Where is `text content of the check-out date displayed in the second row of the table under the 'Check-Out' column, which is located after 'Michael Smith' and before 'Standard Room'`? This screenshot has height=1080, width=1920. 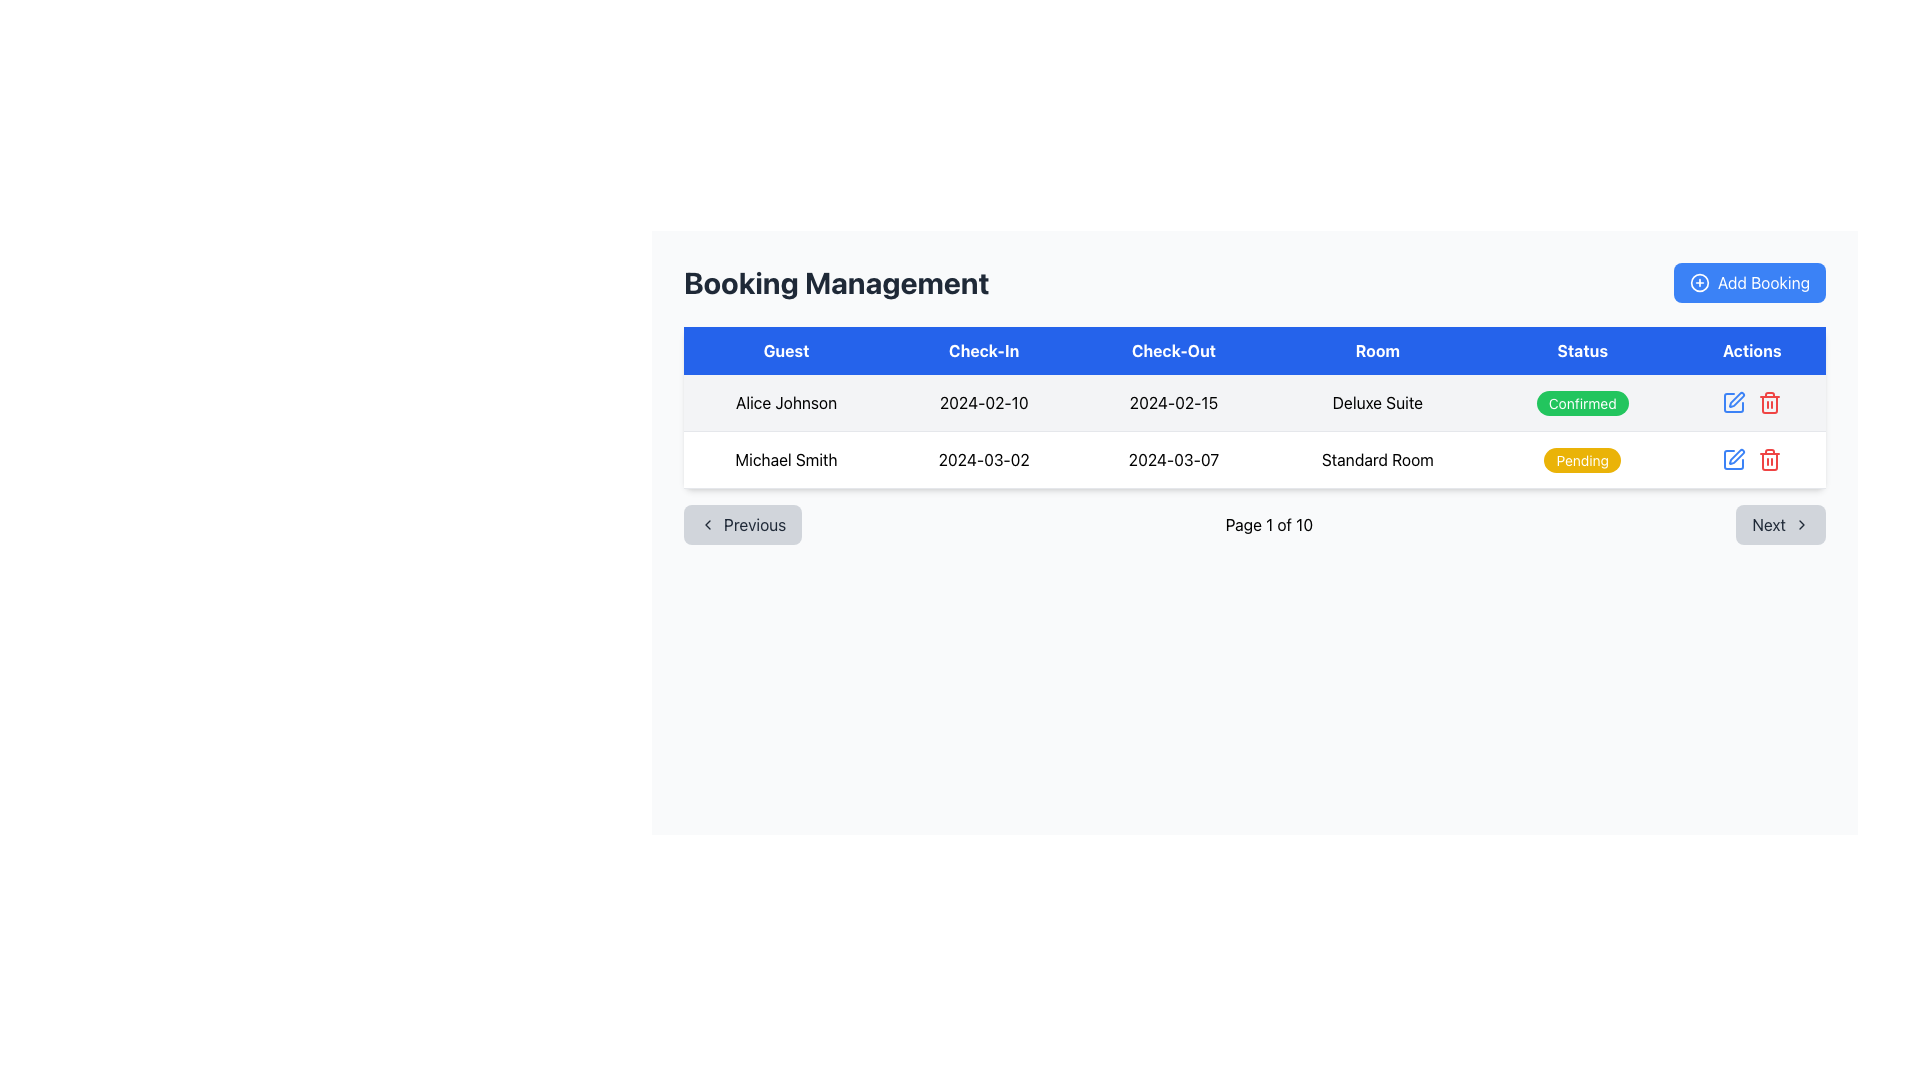 text content of the check-out date displayed in the second row of the table under the 'Check-Out' column, which is located after 'Michael Smith' and before 'Standard Room' is located at coordinates (1173, 459).